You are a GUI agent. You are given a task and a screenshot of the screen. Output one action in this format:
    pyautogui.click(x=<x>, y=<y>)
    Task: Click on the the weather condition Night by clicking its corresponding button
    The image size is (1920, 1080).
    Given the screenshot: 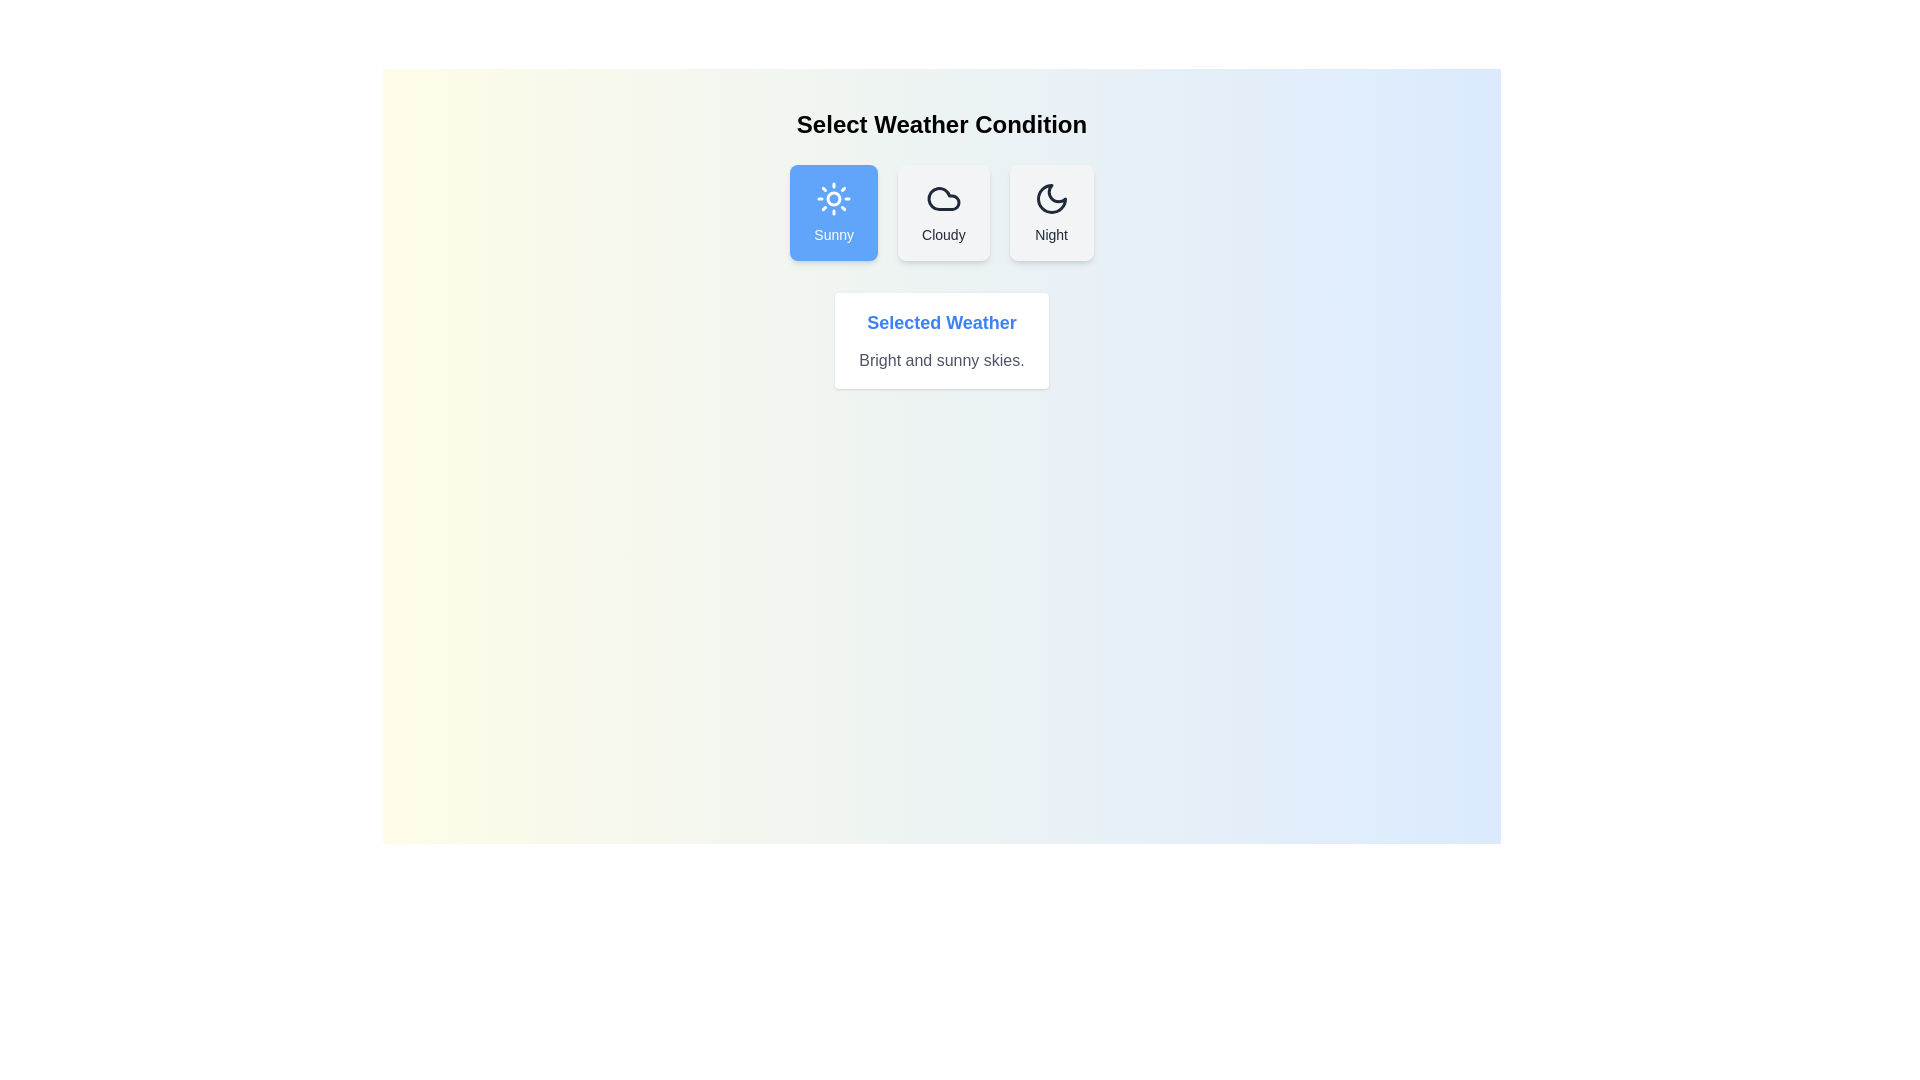 What is the action you would take?
    pyautogui.click(x=1050, y=212)
    